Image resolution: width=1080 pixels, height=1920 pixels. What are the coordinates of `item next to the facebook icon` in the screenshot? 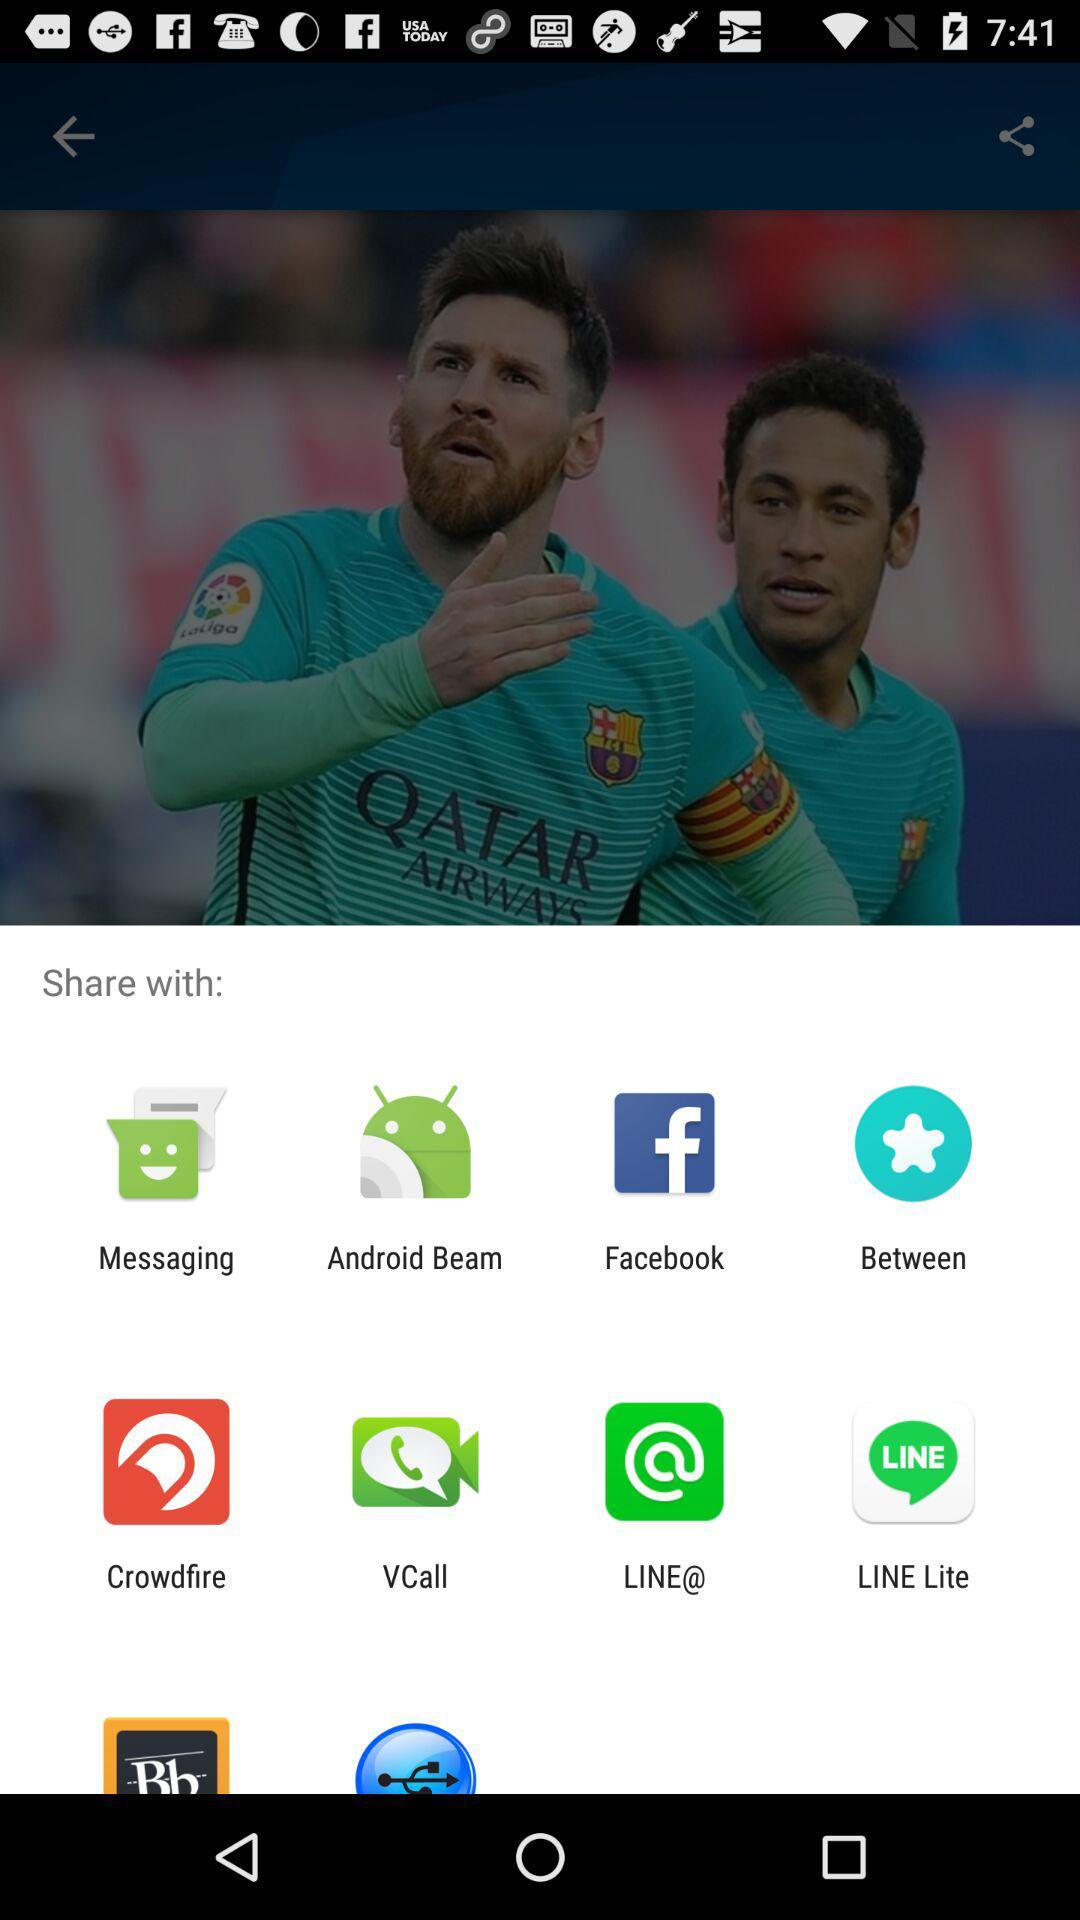 It's located at (913, 1274).